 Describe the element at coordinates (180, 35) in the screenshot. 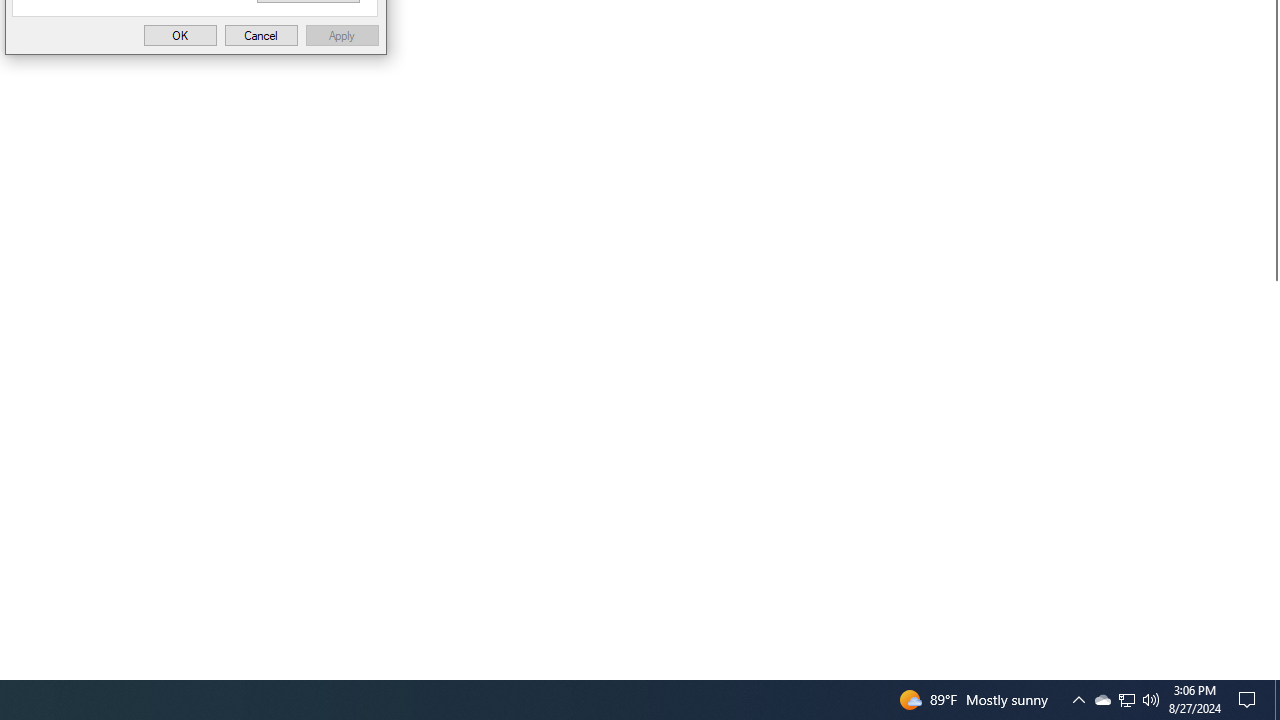

I see `'OK'` at that location.